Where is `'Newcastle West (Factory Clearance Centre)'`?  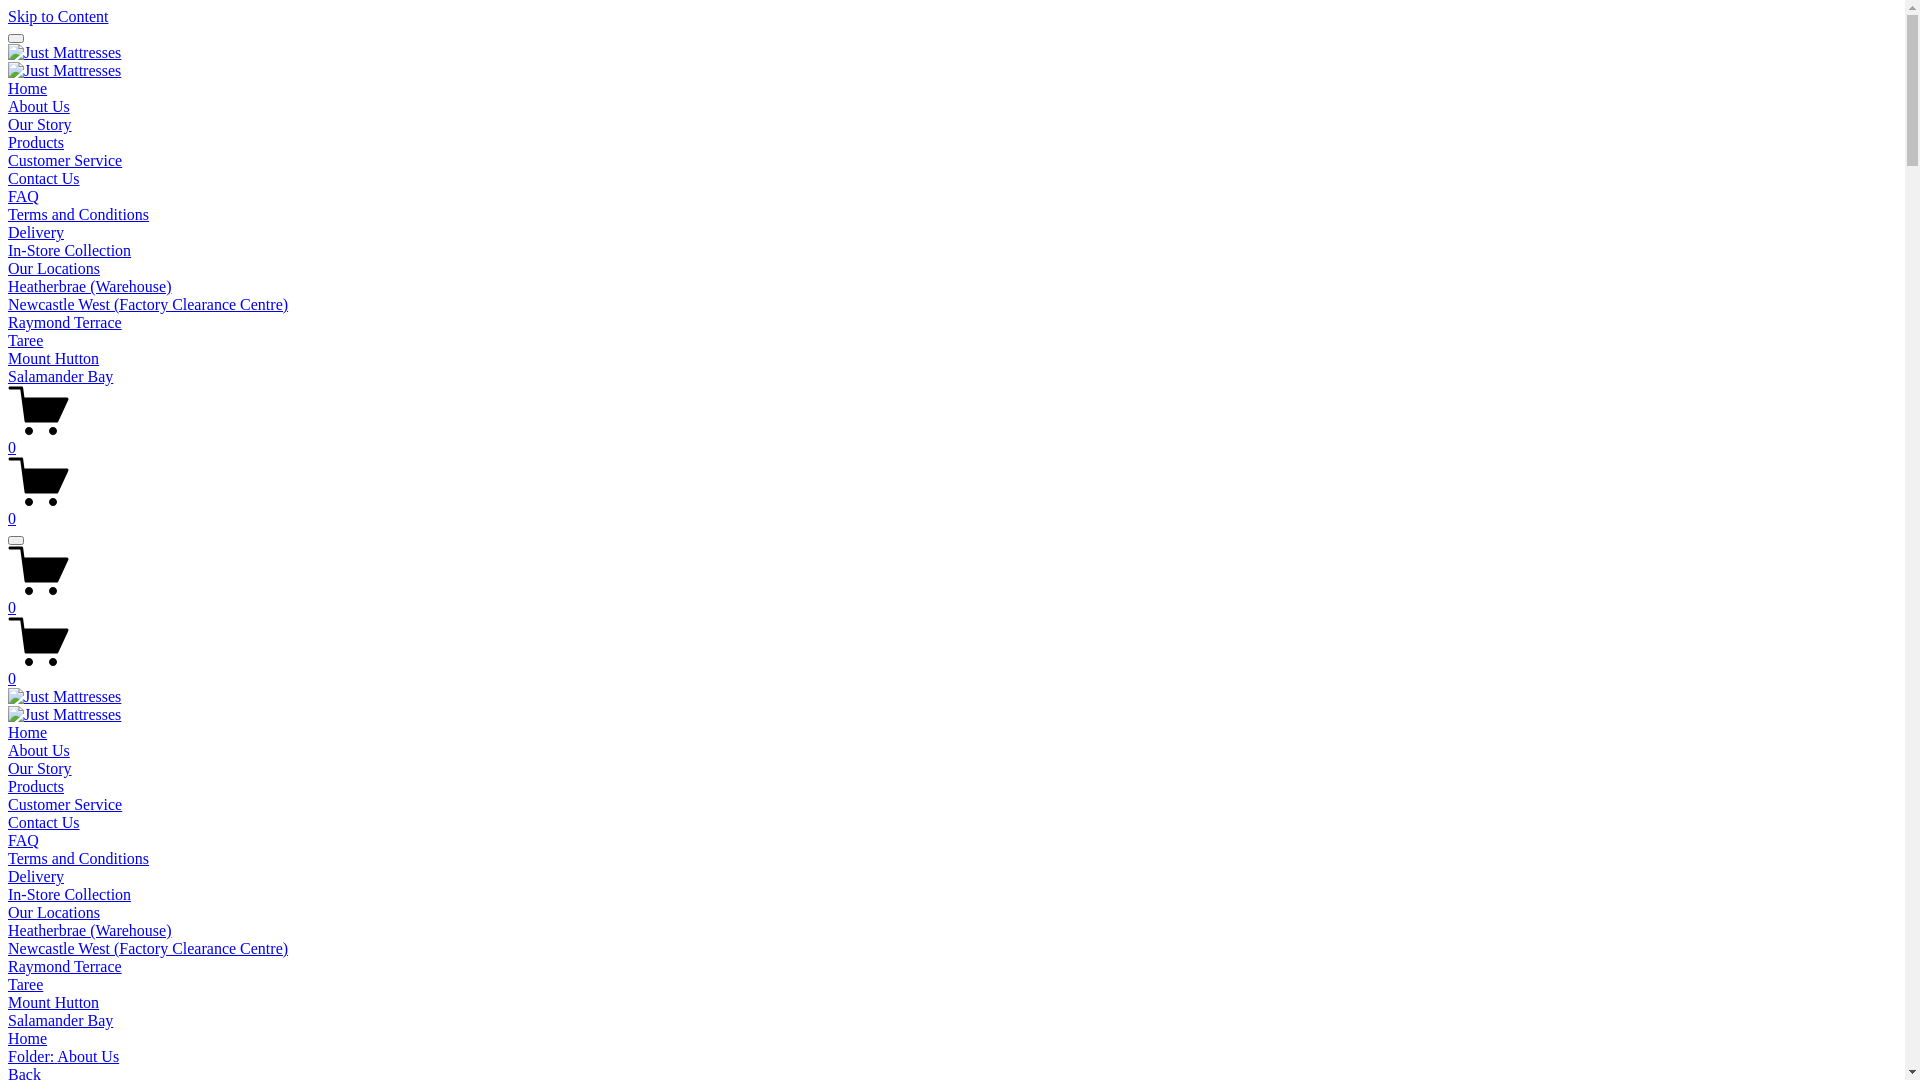
'Newcastle West (Factory Clearance Centre)' is located at coordinates (147, 947).